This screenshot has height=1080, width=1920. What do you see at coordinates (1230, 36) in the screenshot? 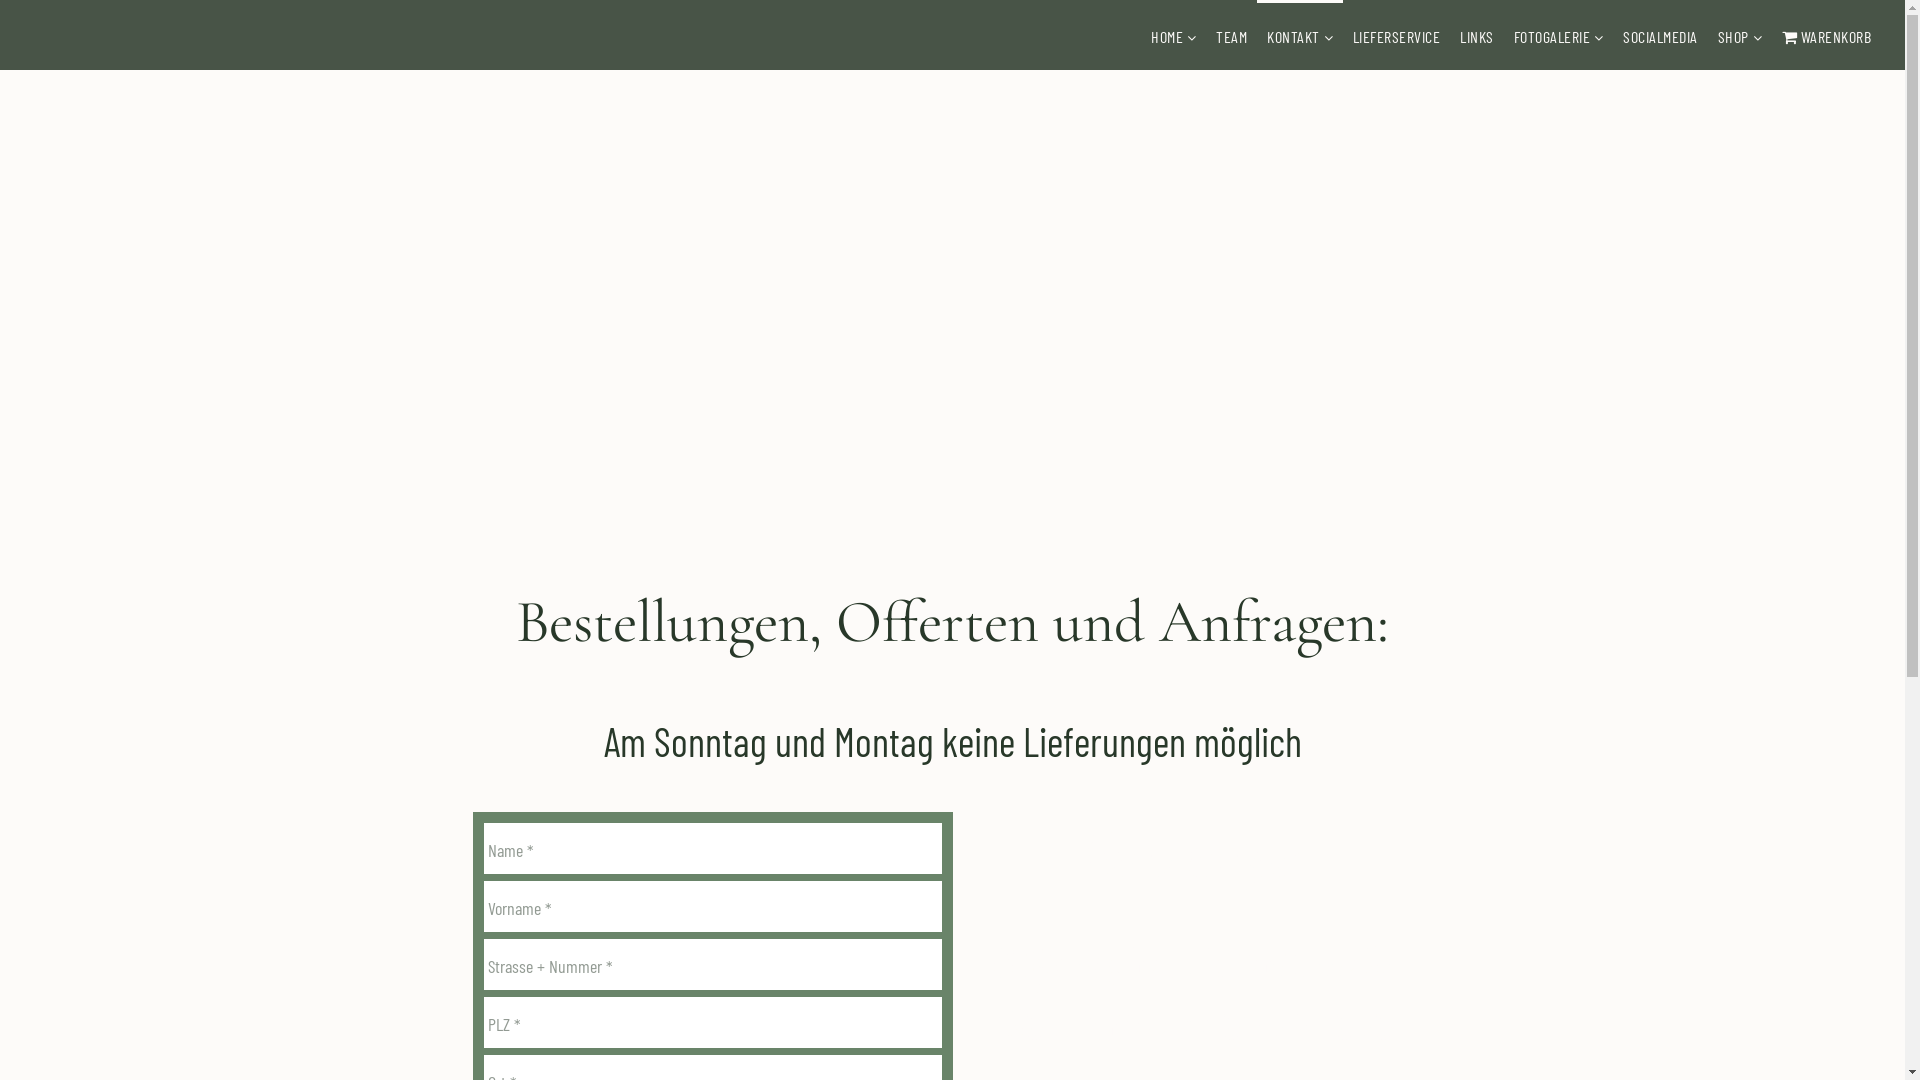
I see `'TEAM'` at bounding box center [1230, 36].